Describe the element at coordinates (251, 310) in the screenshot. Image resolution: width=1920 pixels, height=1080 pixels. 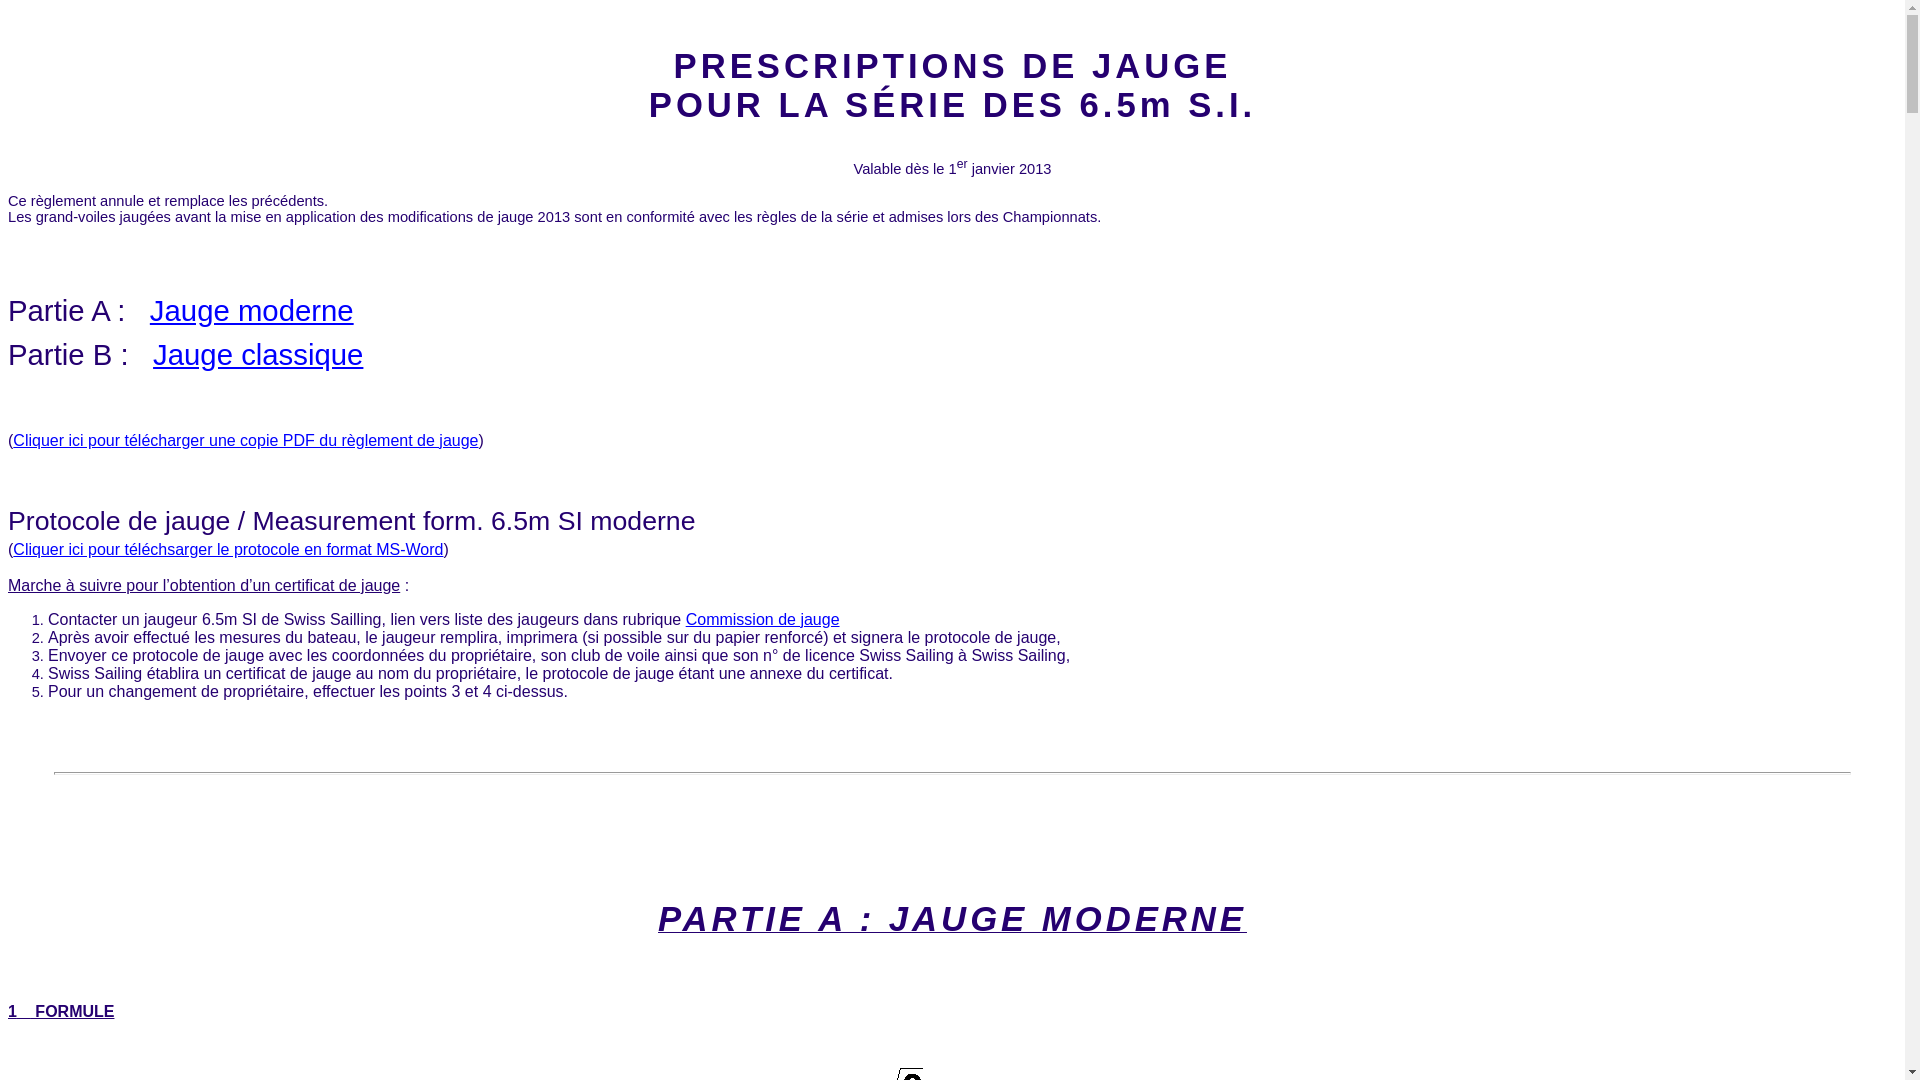
I see `'Jauge moderne'` at that location.